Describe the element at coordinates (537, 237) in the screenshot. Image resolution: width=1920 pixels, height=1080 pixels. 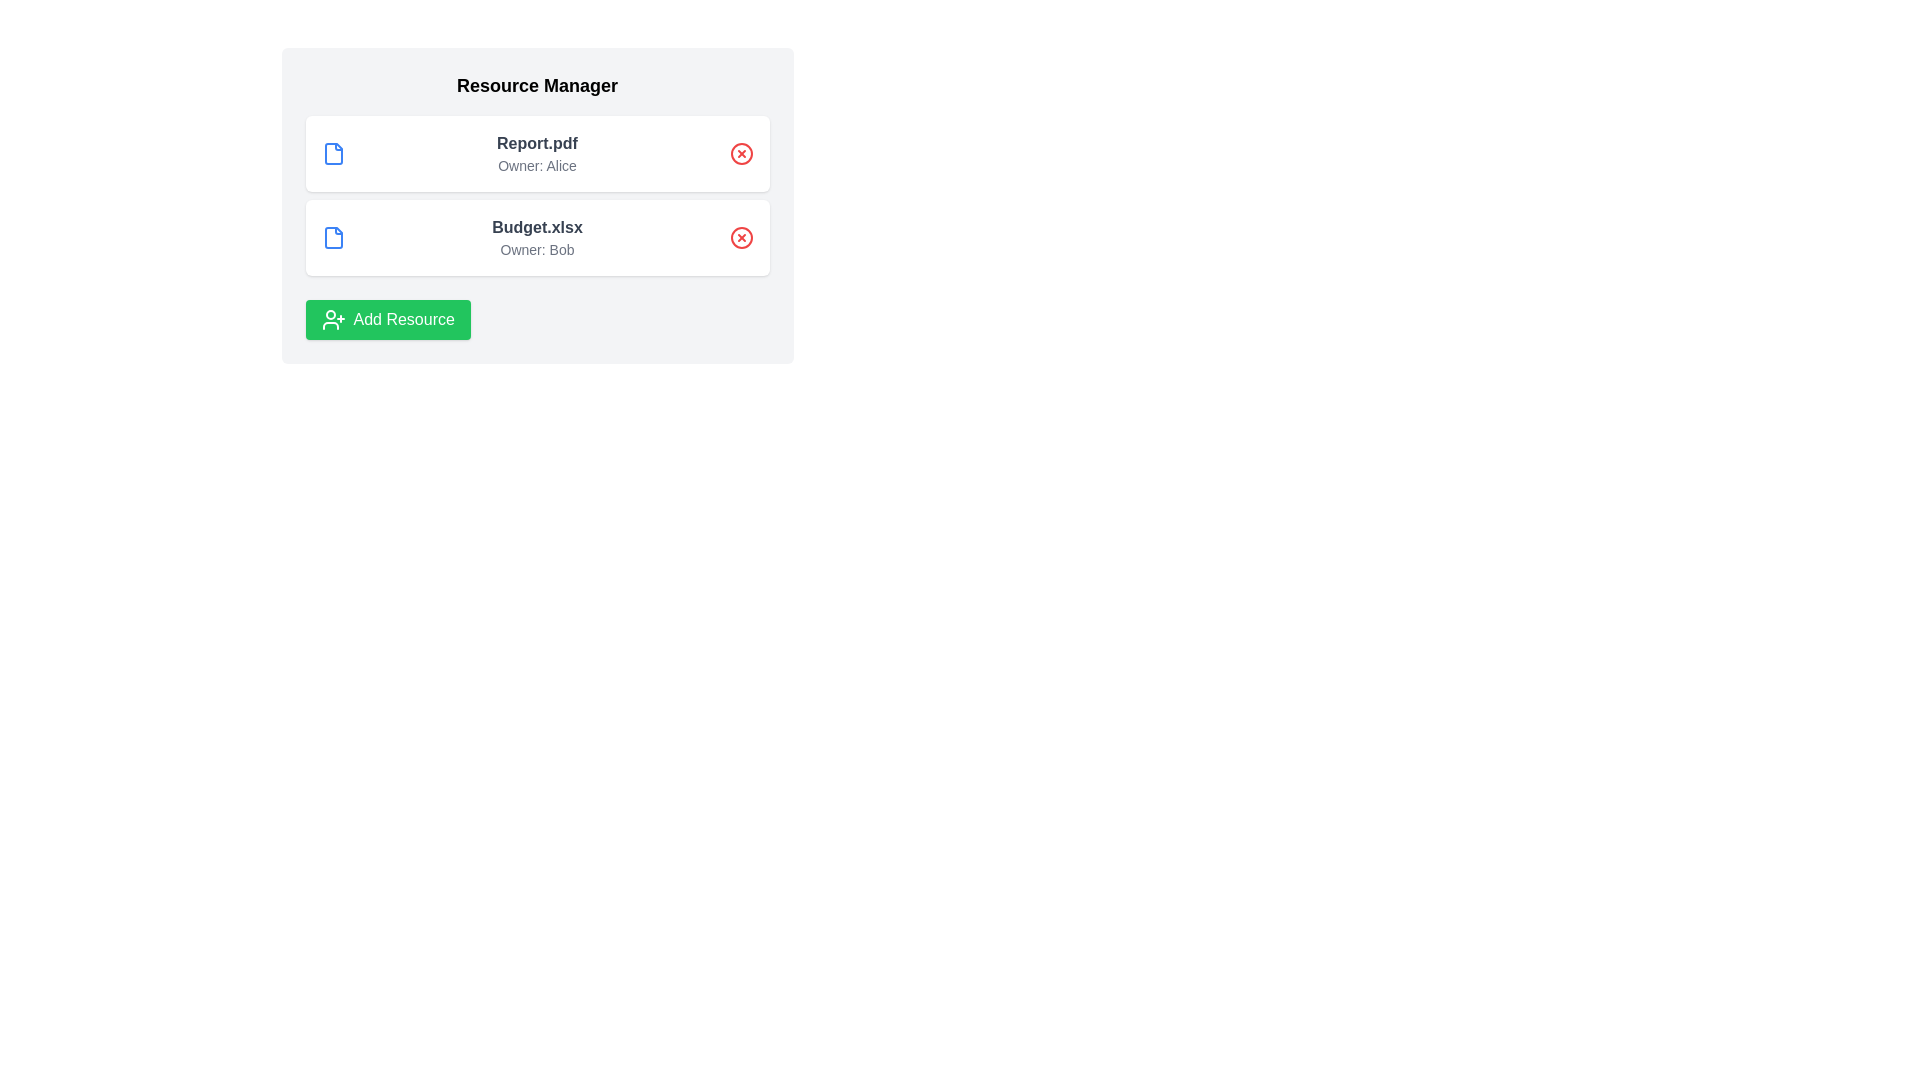
I see `the resource entry for Budget.xlsx to view its details` at that location.